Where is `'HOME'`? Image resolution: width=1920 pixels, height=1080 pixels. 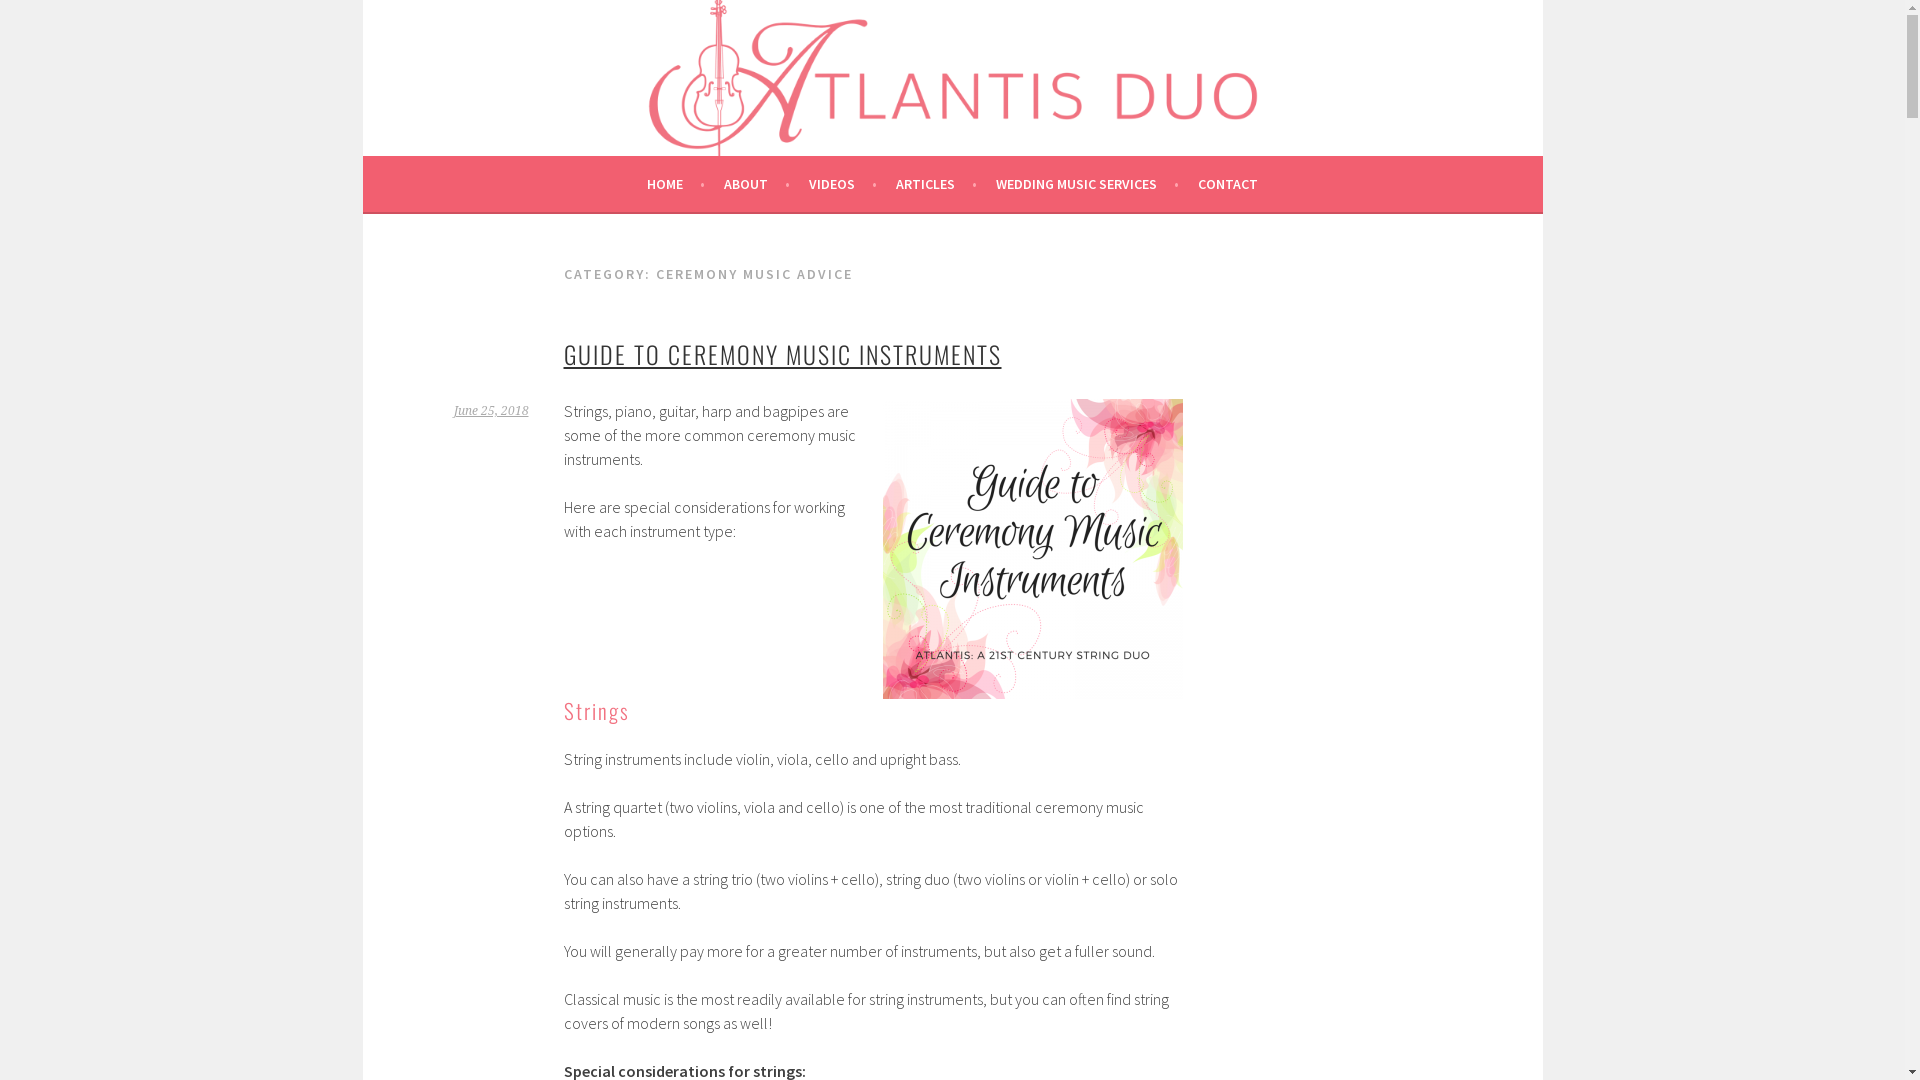
'HOME' is located at coordinates (676, 184).